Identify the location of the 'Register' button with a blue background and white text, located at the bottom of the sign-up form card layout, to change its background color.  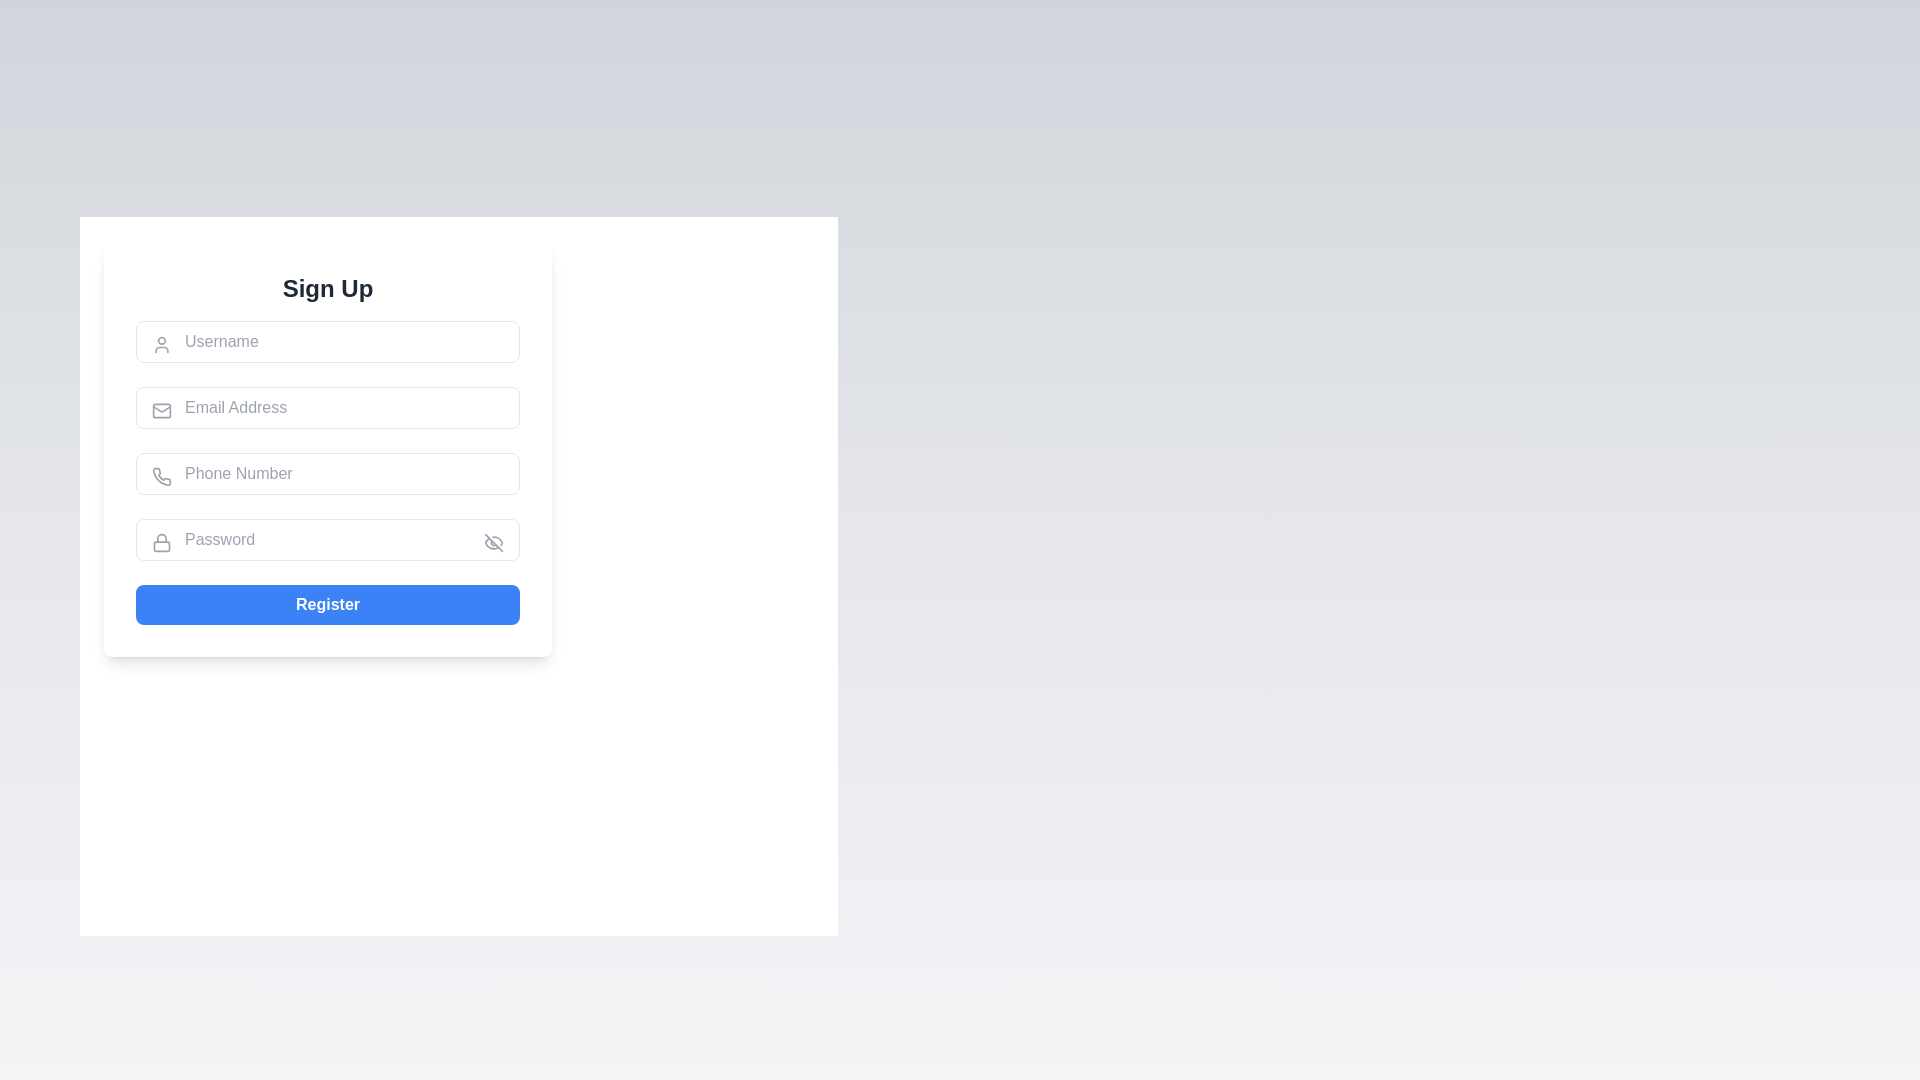
(327, 604).